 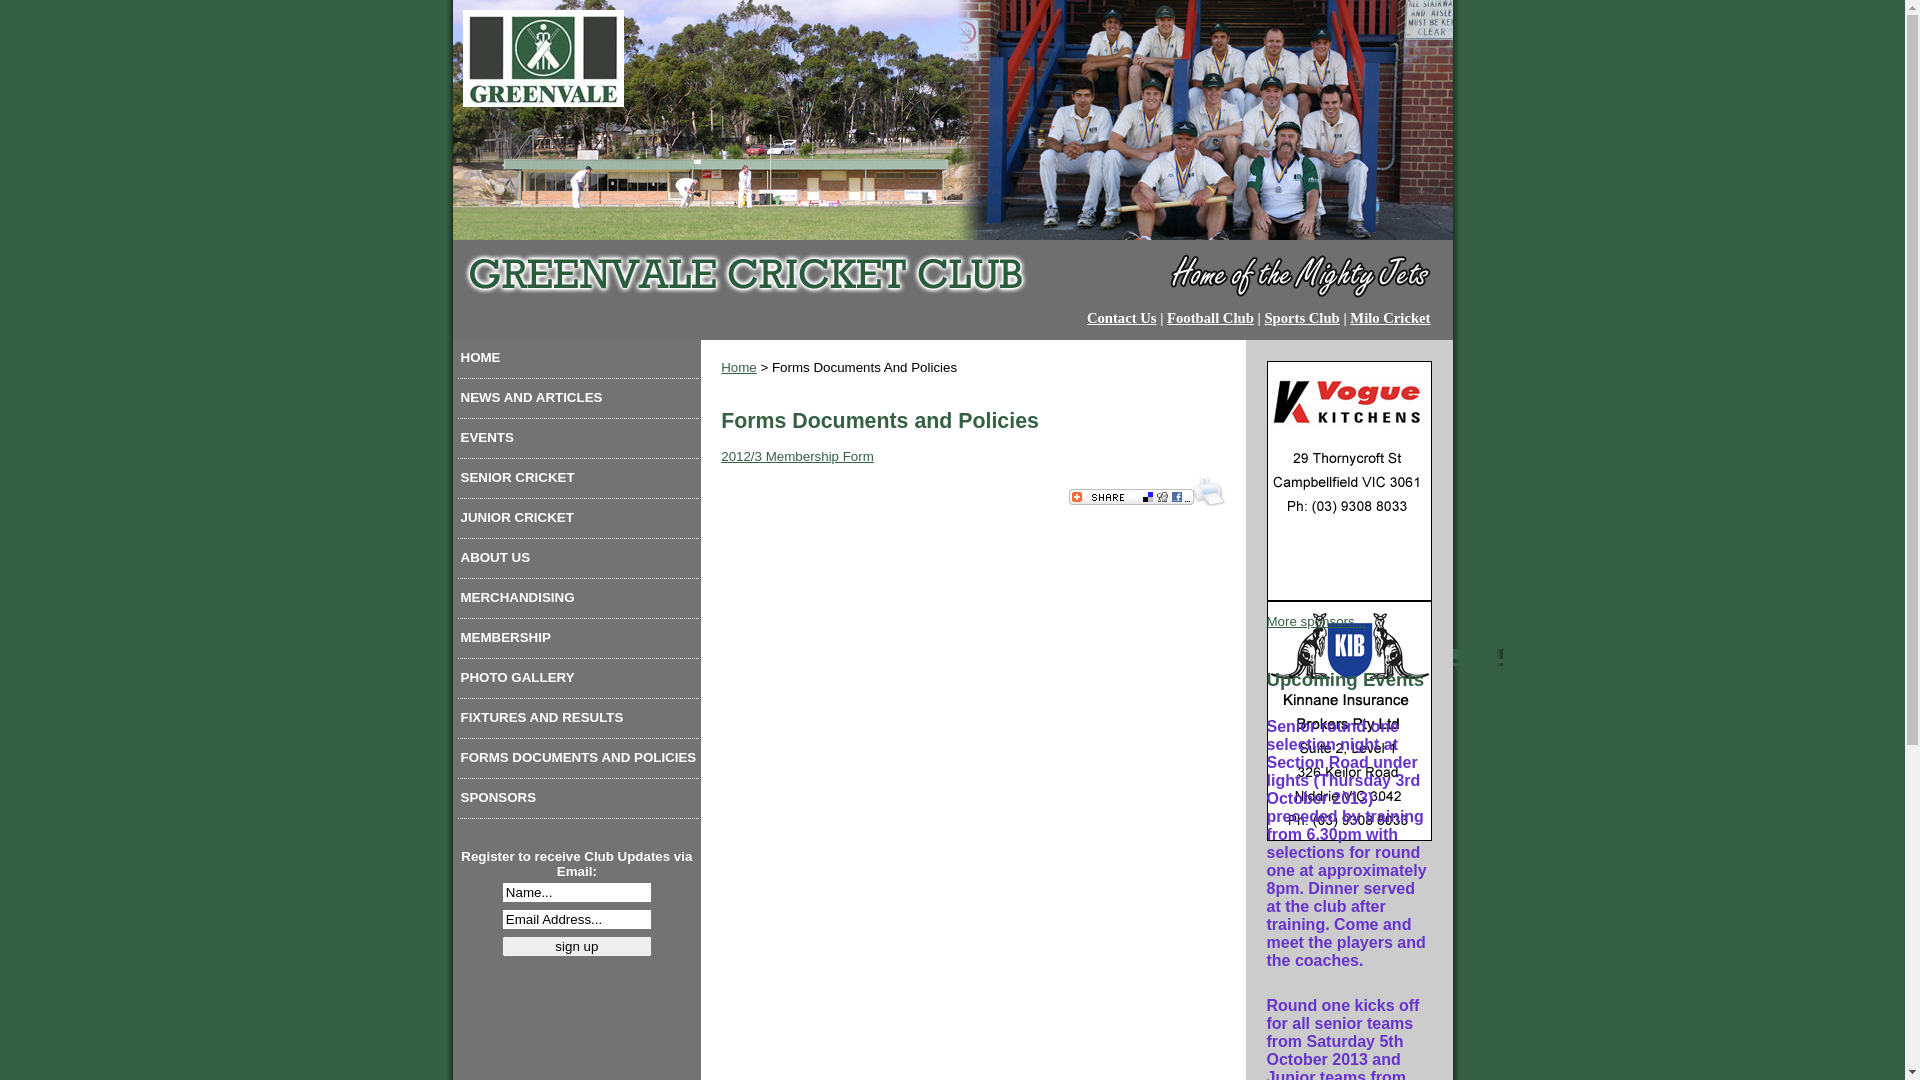 What do you see at coordinates (578, 600) in the screenshot?
I see `'MERCHANDISING'` at bounding box center [578, 600].